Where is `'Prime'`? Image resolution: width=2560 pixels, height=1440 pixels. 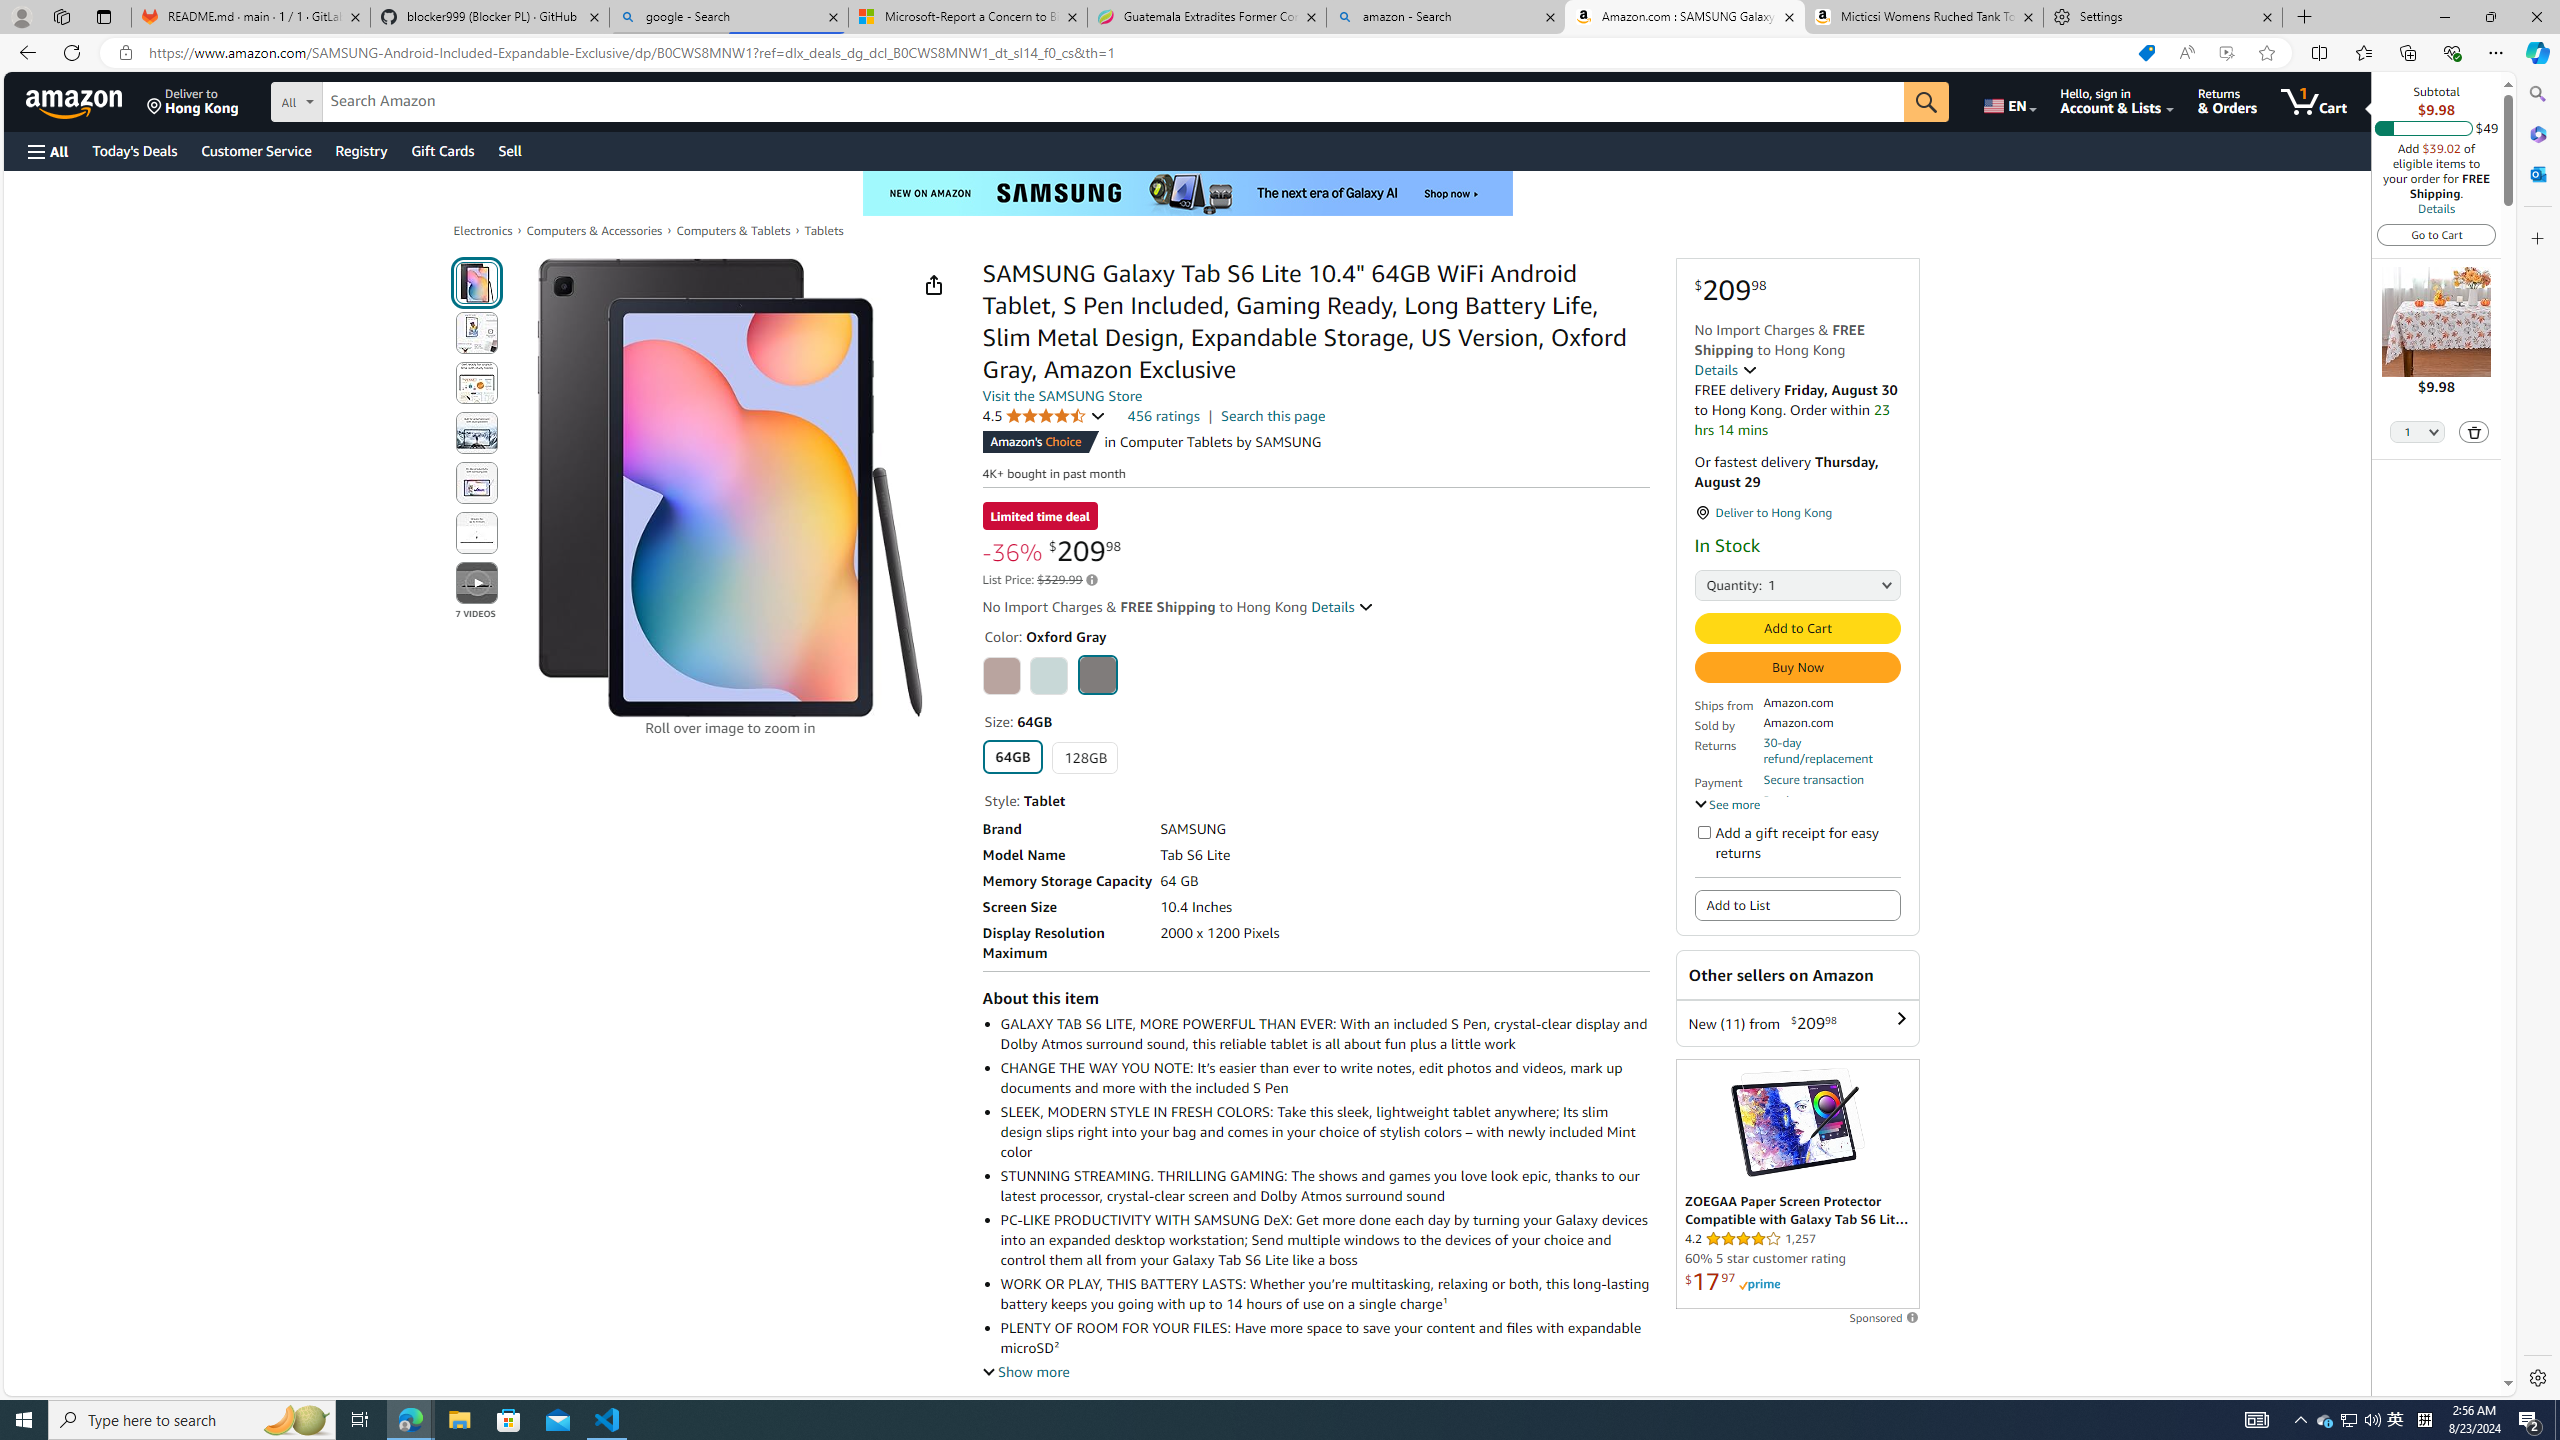 'Prime' is located at coordinates (1760, 1284).